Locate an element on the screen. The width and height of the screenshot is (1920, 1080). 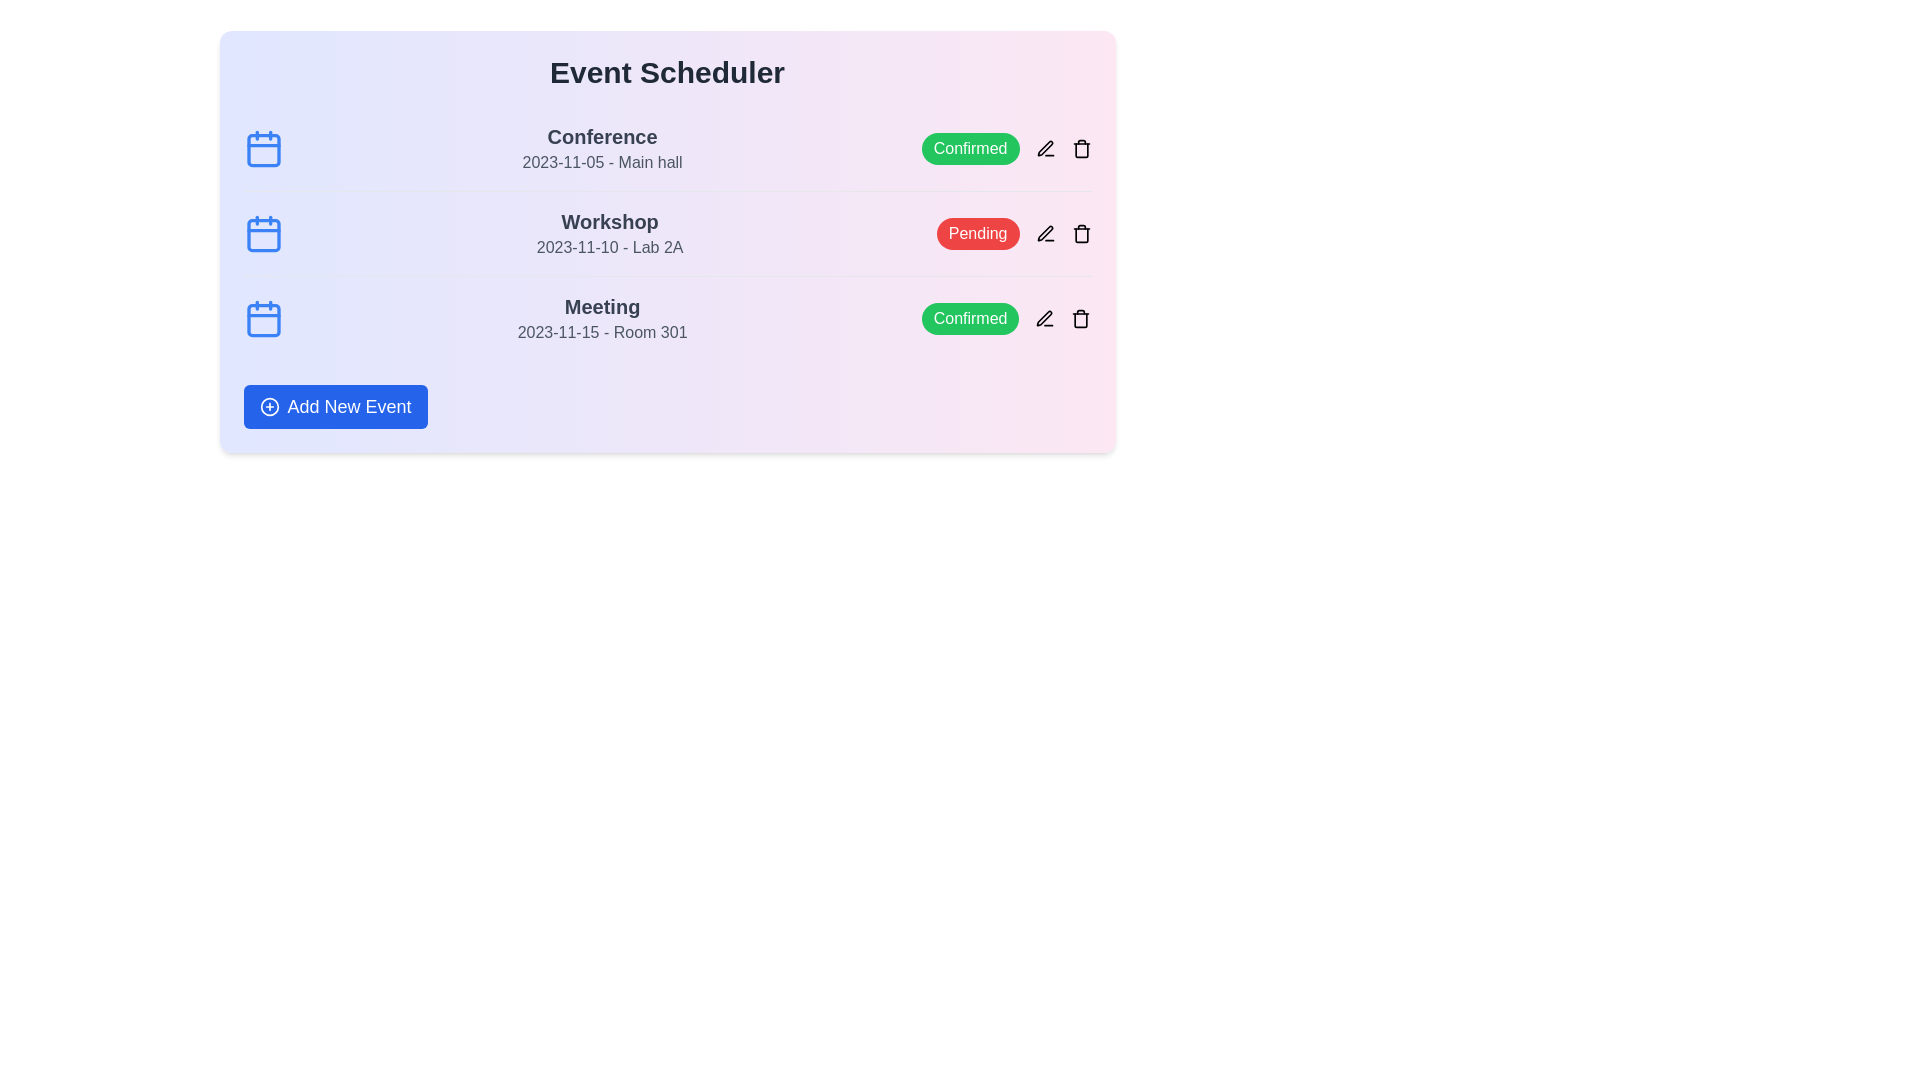
the Edit Action icon button located beside the 'Confirmed' green status badge in the bottom row of the event list to initiate editing the 'Meeting' event is located at coordinates (1044, 318).